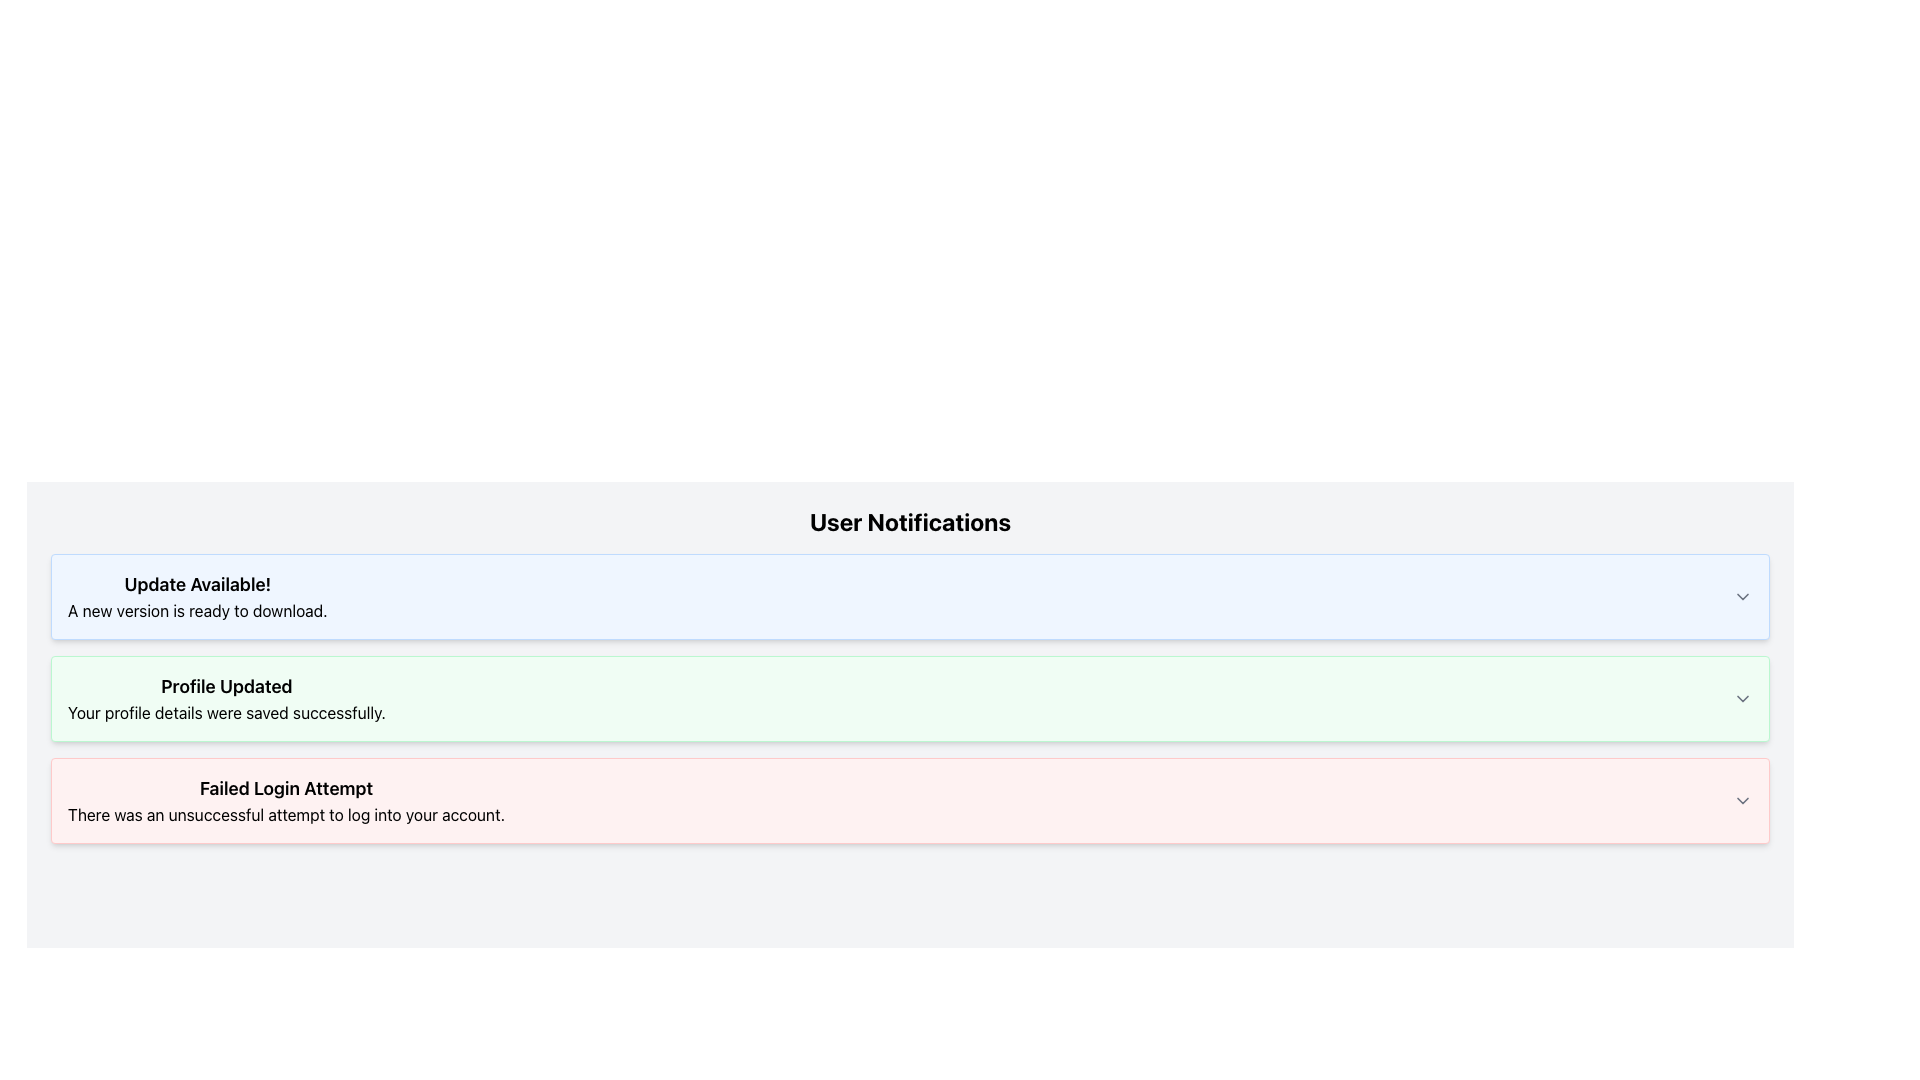 This screenshot has width=1920, height=1080. What do you see at coordinates (226, 712) in the screenshot?
I see `confirmation text label indicating that the user's profile information has been saved successfully, located at the center of the notification card titled 'Profile Updated'` at bounding box center [226, 712].